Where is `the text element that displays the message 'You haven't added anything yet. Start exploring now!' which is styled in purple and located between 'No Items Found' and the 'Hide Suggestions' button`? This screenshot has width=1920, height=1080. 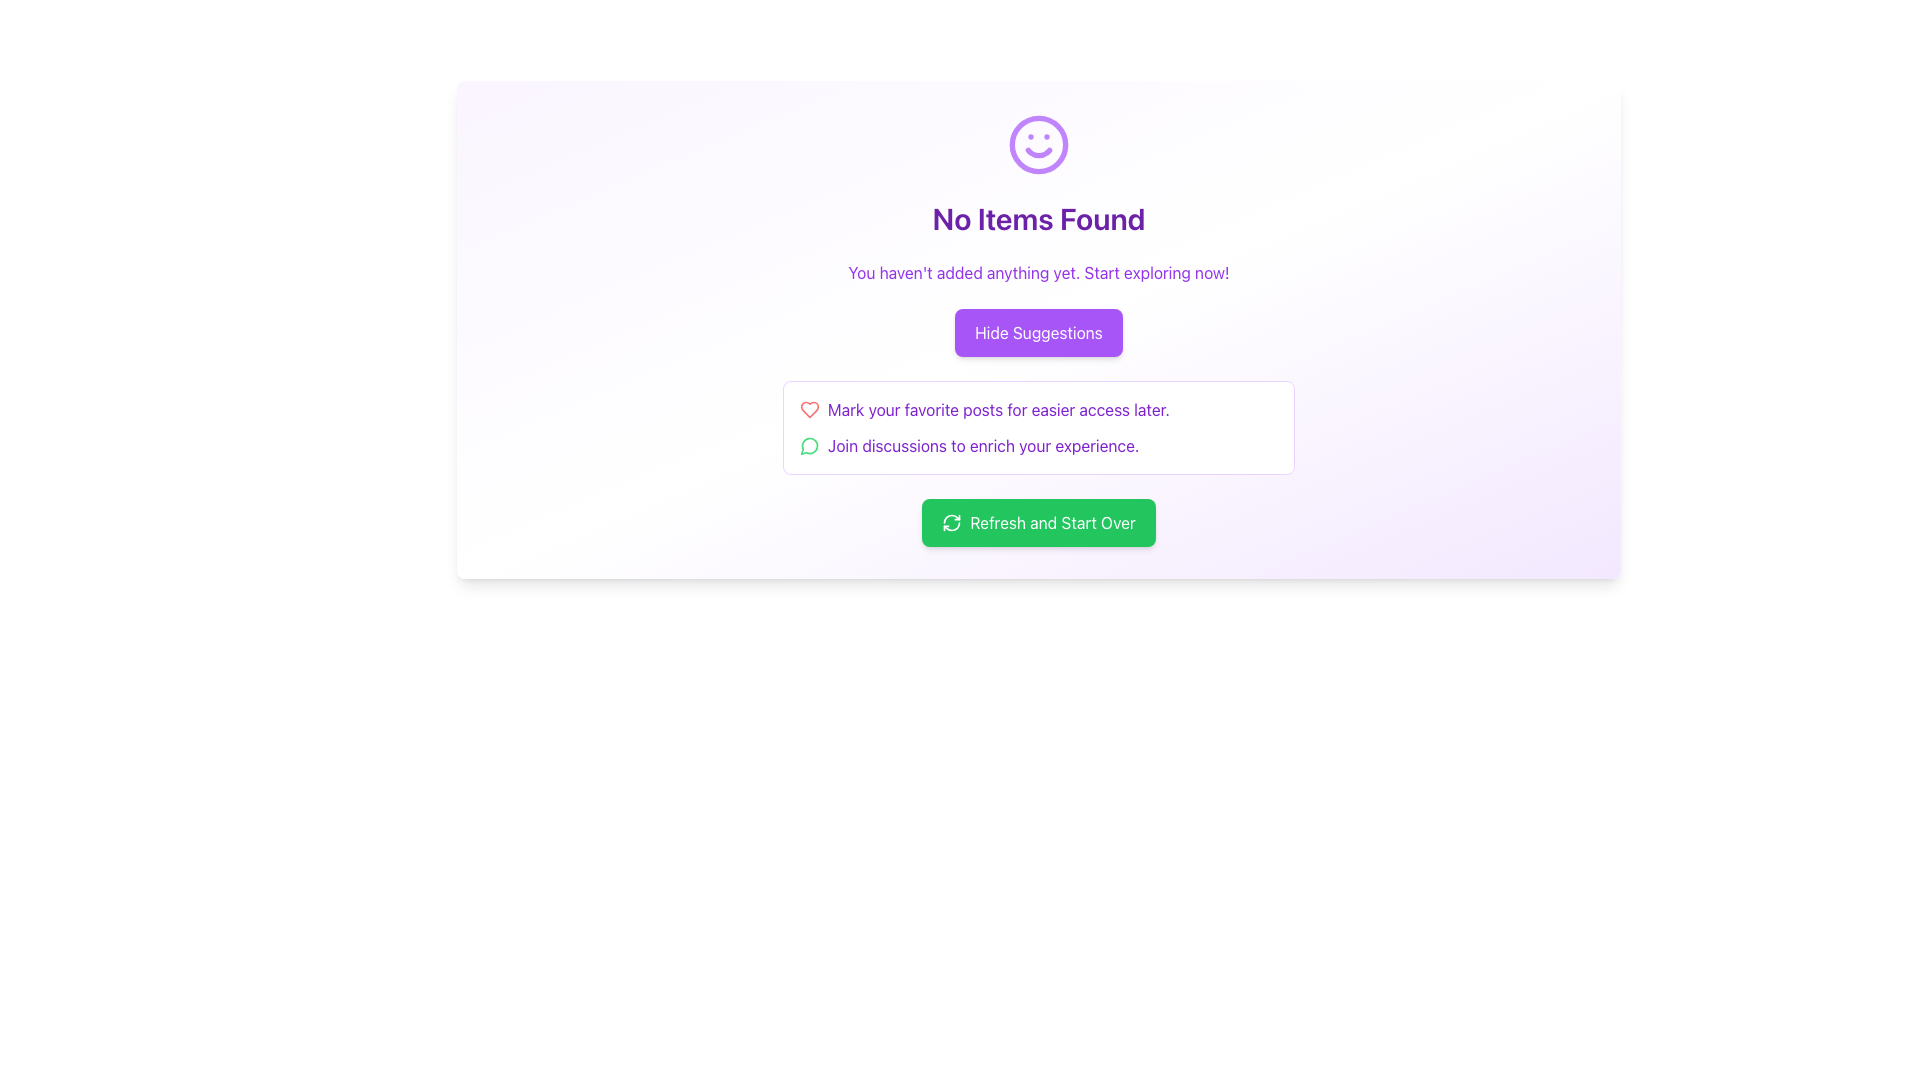 the text element that displays the message 'You haven't added anything yet. Start exploring now!' which is styled in purple and located between 'No Items Found' and the 'Hide Suggestions' button is located at coordinates (1038, 273).